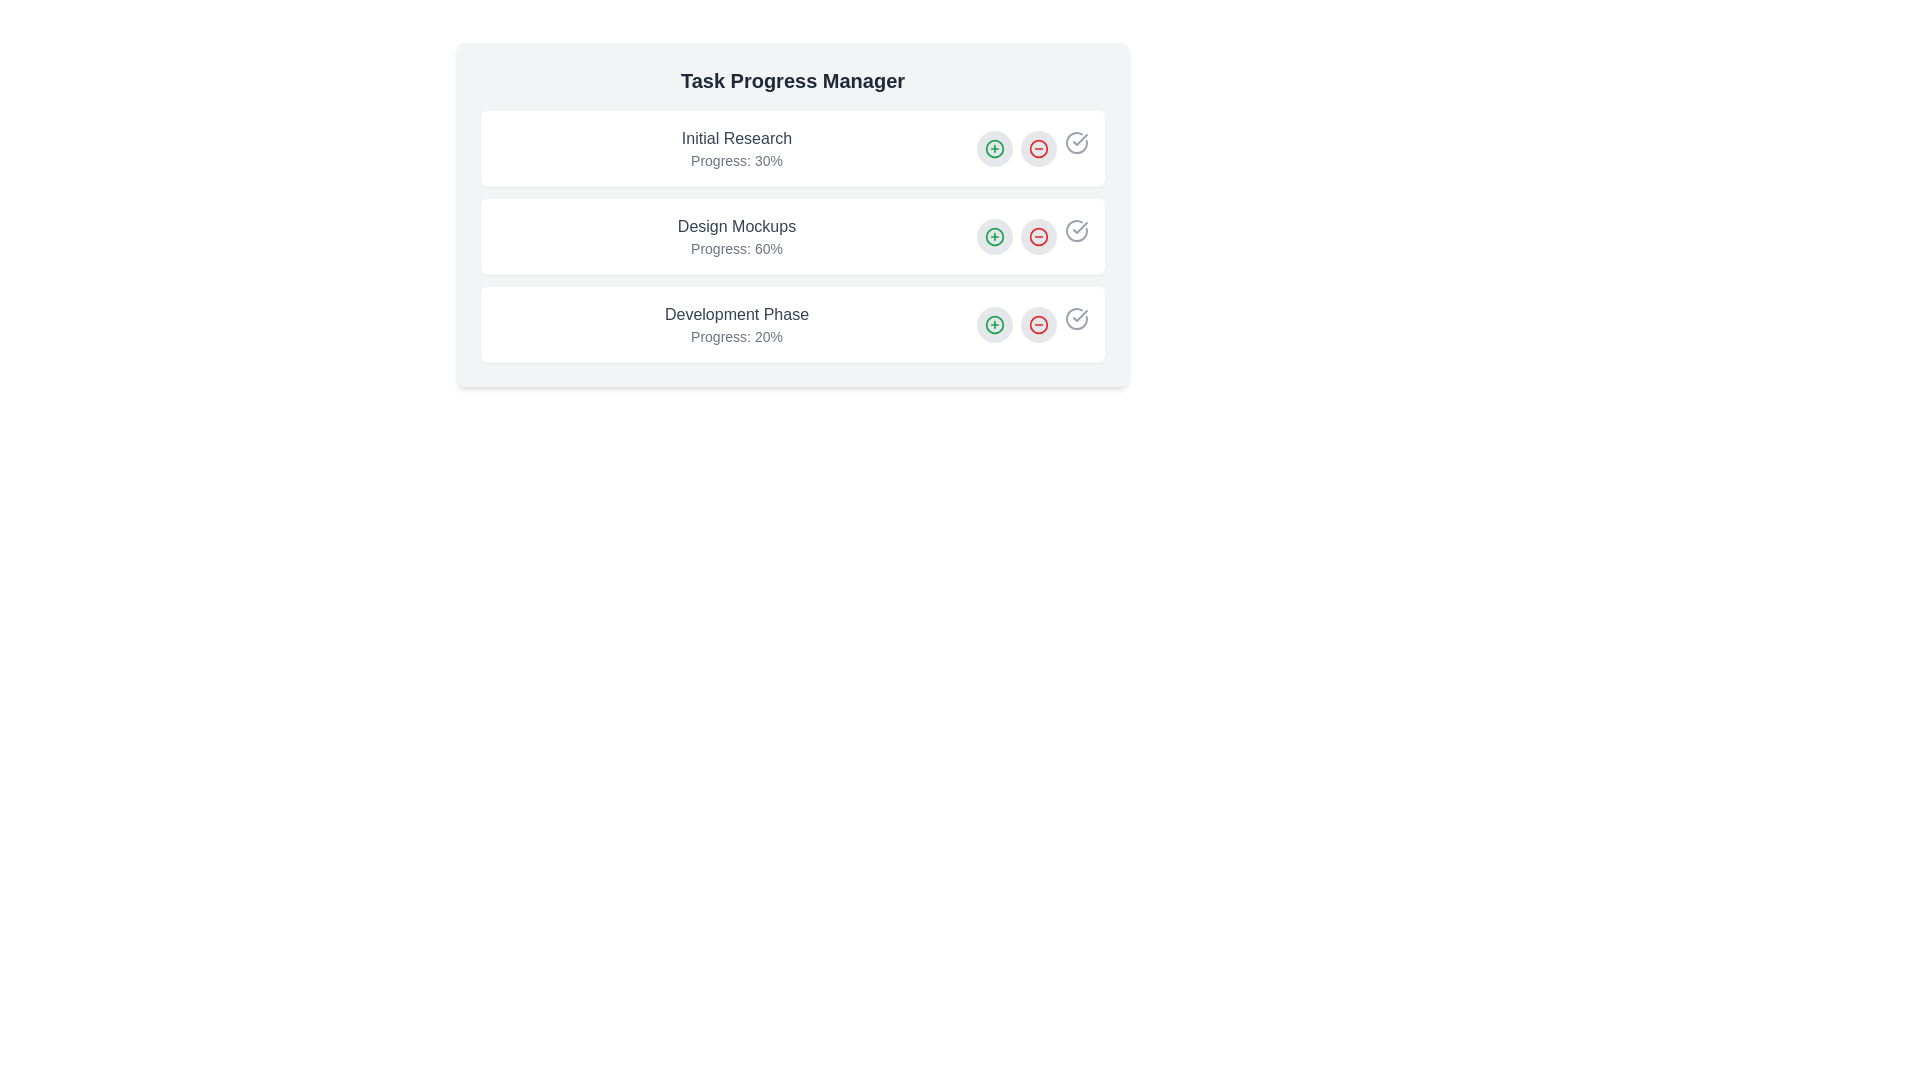  I want to click on the circular delete button located in the second row of the task management list labeled 'Design Mockups', so click(1038, 148).